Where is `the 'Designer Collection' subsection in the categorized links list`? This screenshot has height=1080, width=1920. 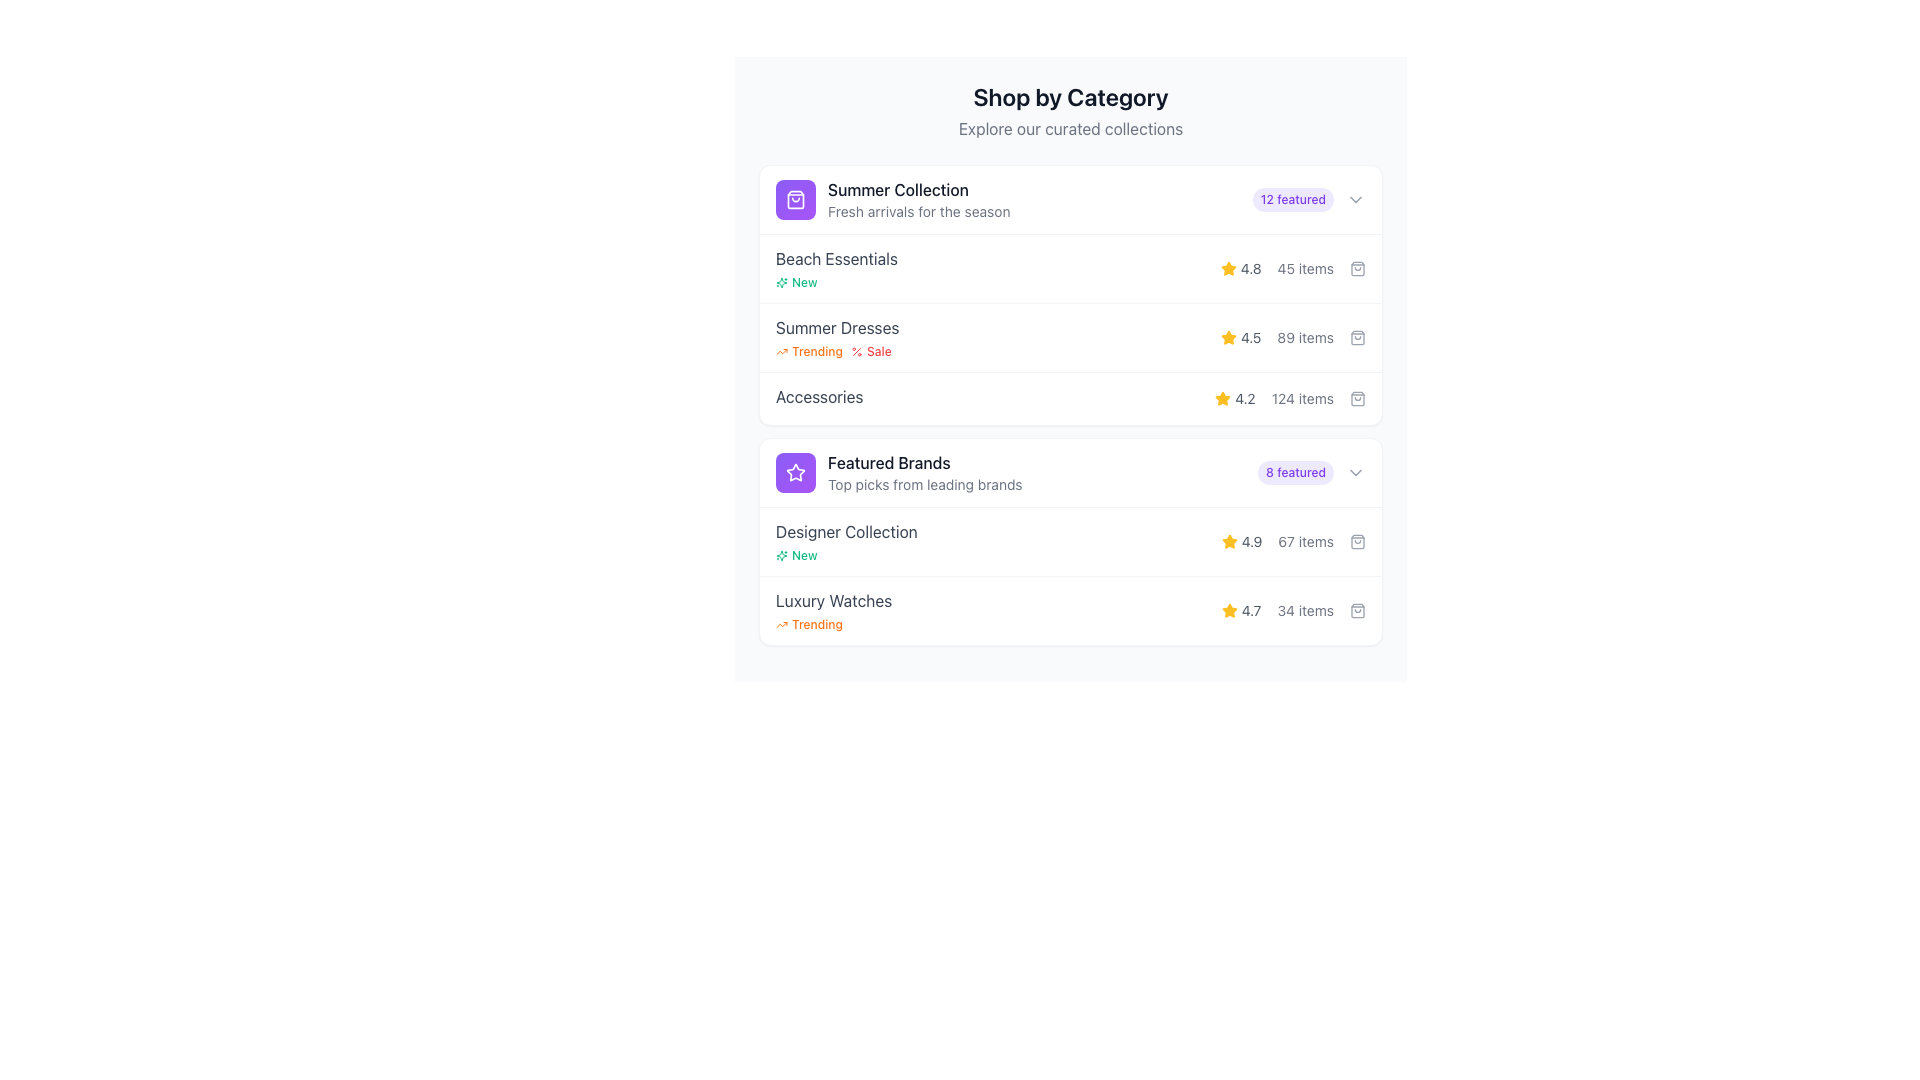 the 'Designer Collection' subsection in the categorized links list is located at coordinates (1069, 575).